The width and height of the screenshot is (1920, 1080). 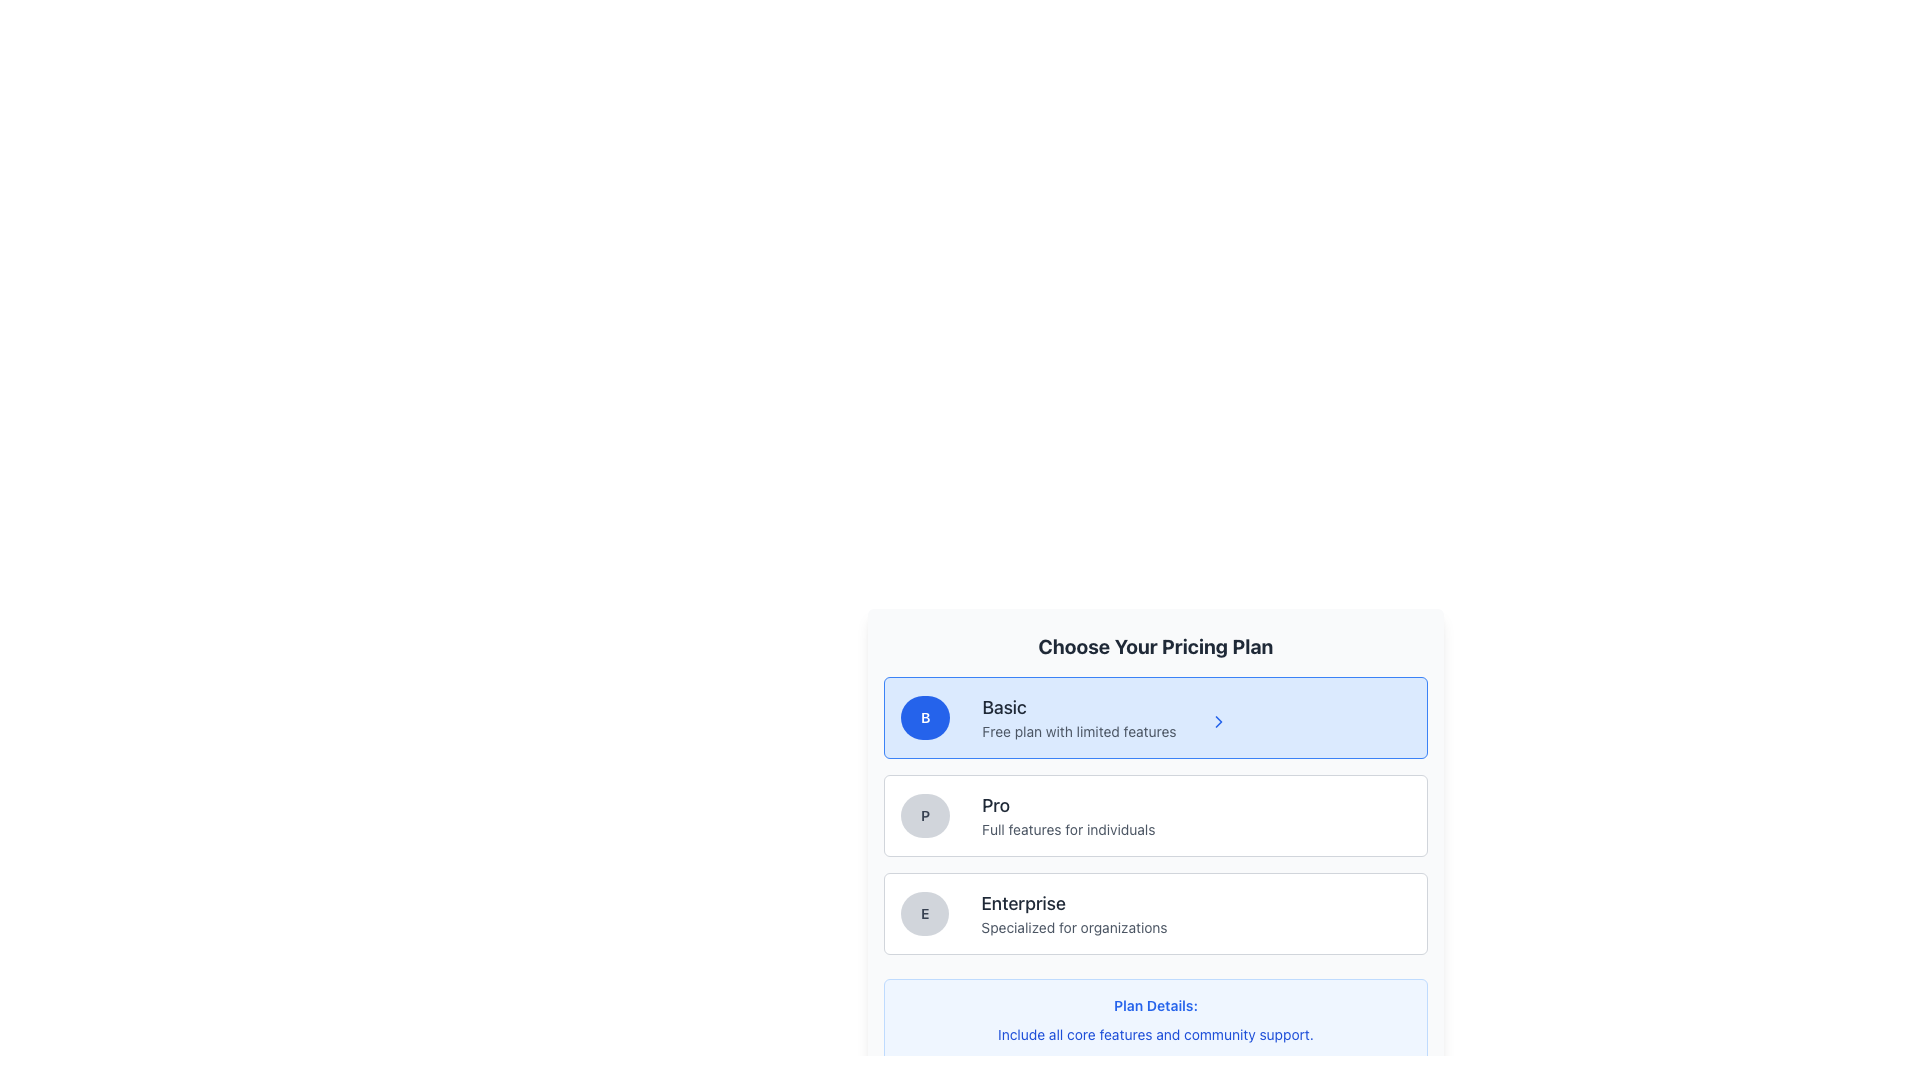 I want to click on outside the 'Pro Full features for individuals' text label to implicitly select it, so click(x=1067, y=816).